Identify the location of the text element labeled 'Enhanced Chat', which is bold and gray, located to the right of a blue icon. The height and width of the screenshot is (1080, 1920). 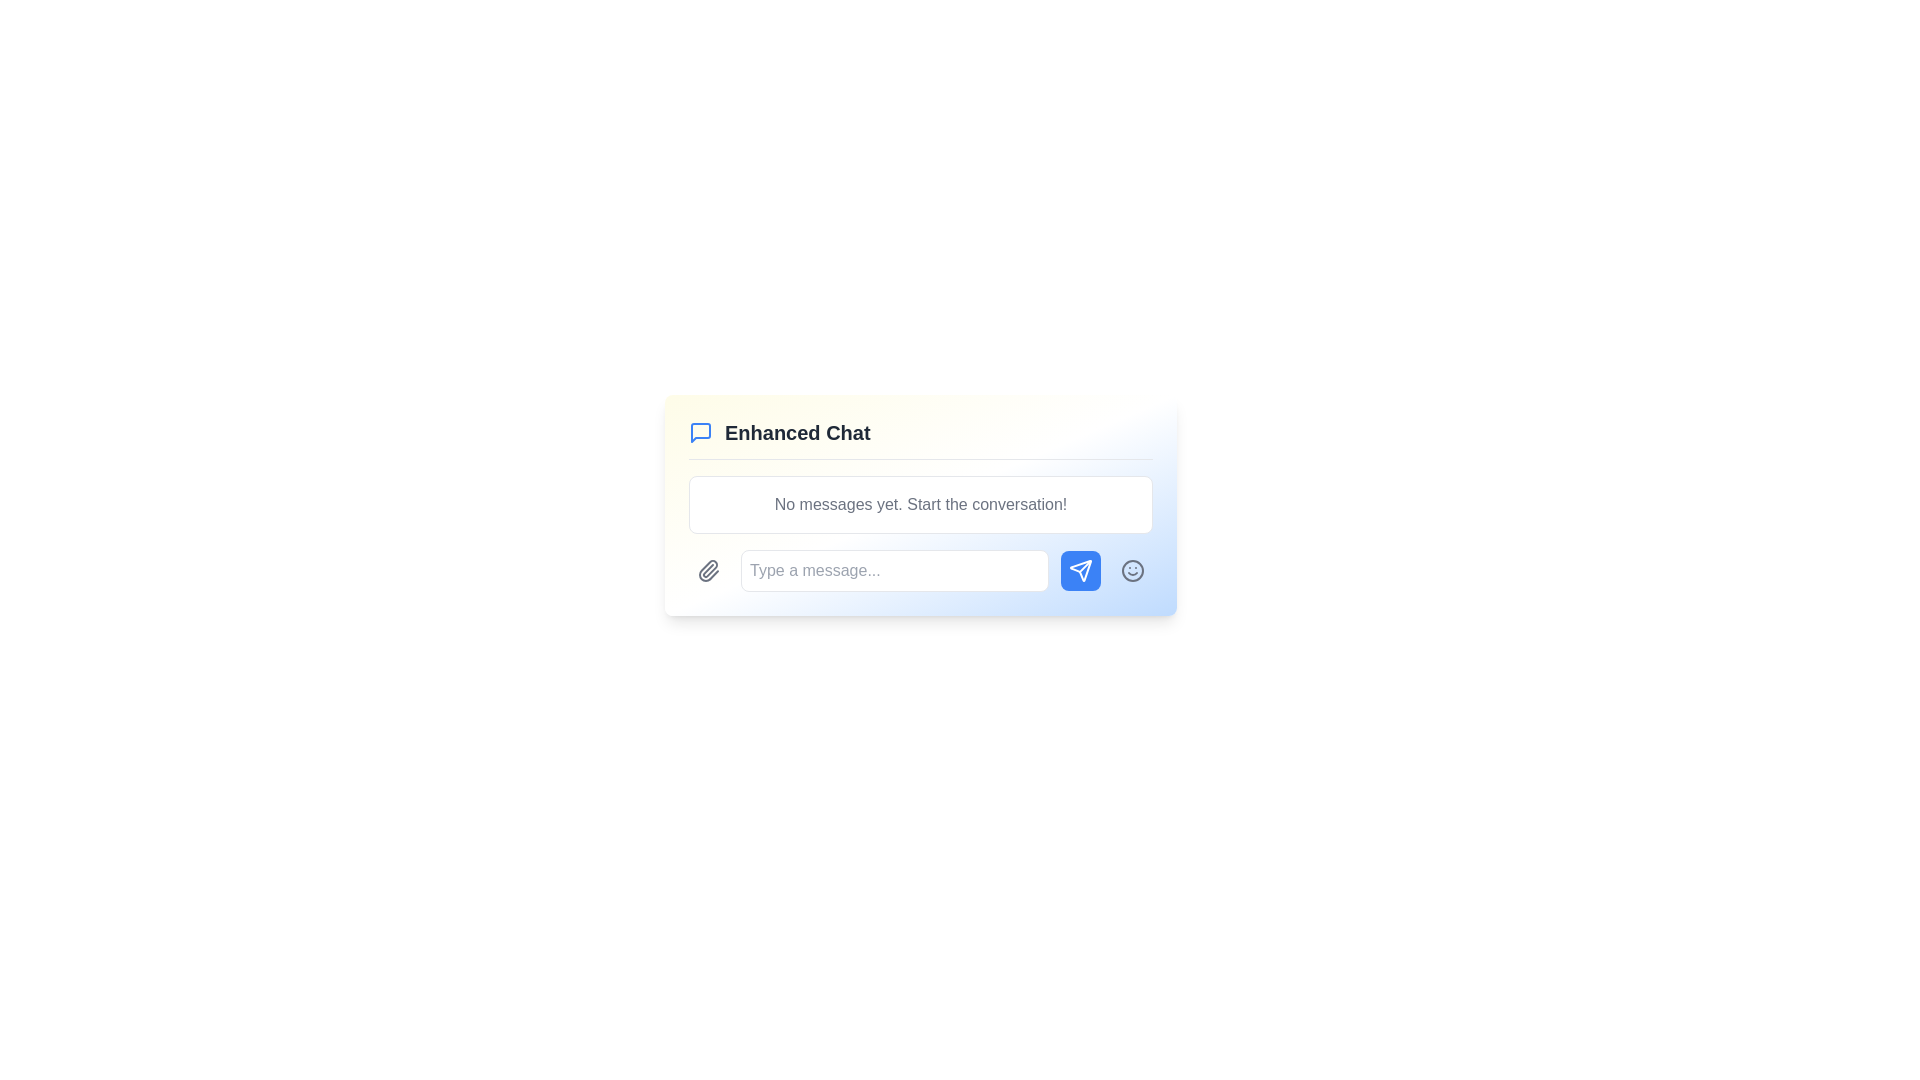
(796, 431).